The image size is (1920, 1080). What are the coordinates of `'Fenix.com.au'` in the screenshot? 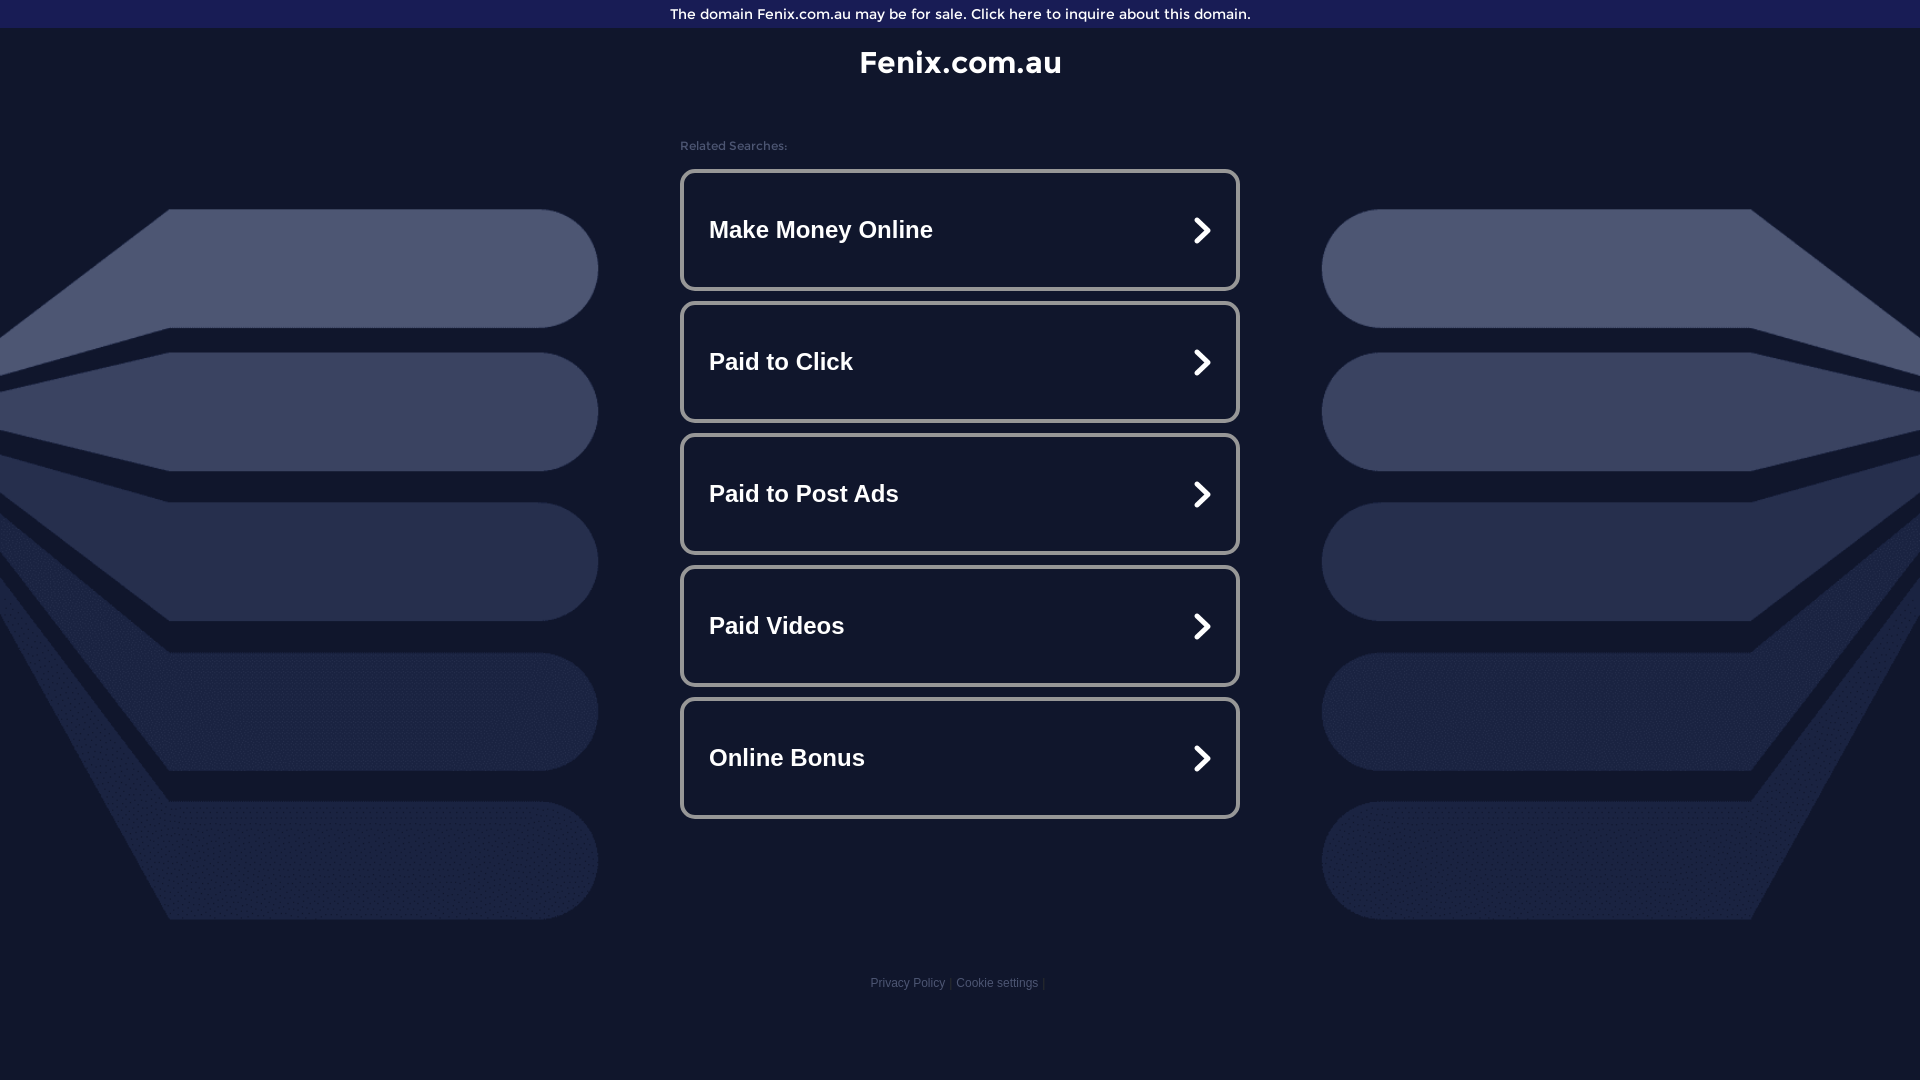 It's located at (958, 61).